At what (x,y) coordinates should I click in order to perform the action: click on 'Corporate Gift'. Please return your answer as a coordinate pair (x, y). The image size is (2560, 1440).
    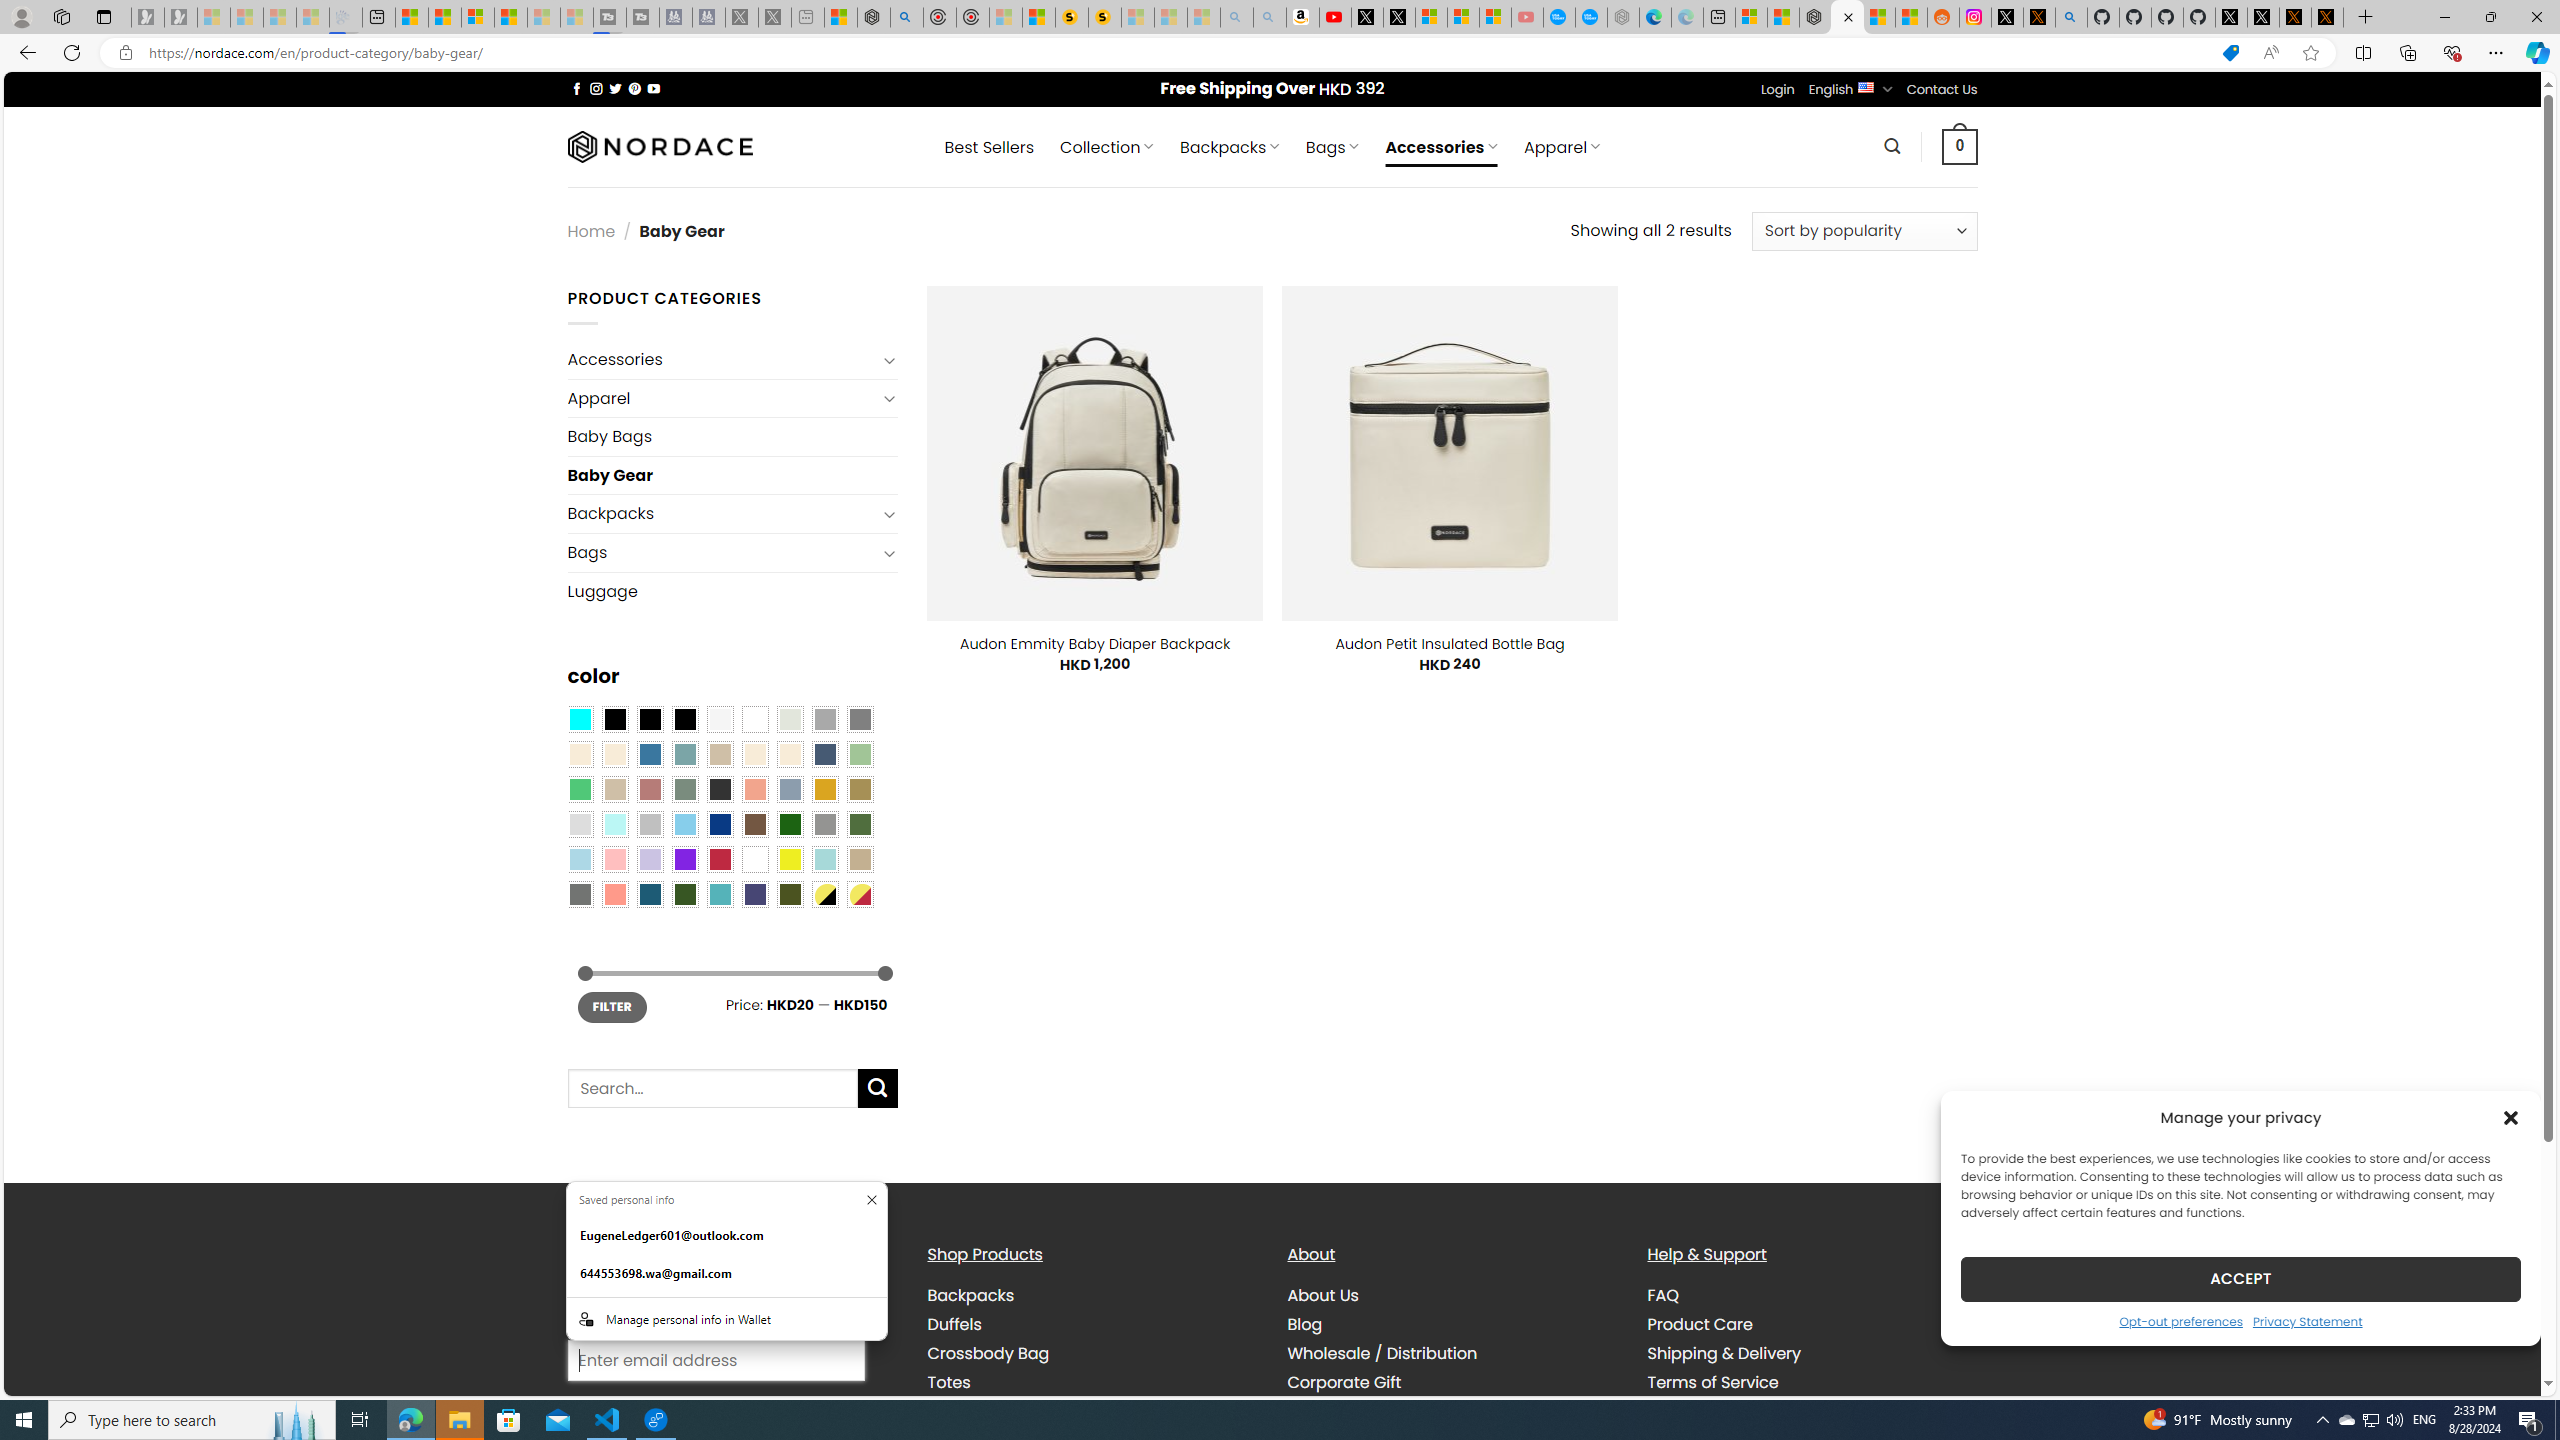
    Looking at the image, I should click on (1345, 1380).